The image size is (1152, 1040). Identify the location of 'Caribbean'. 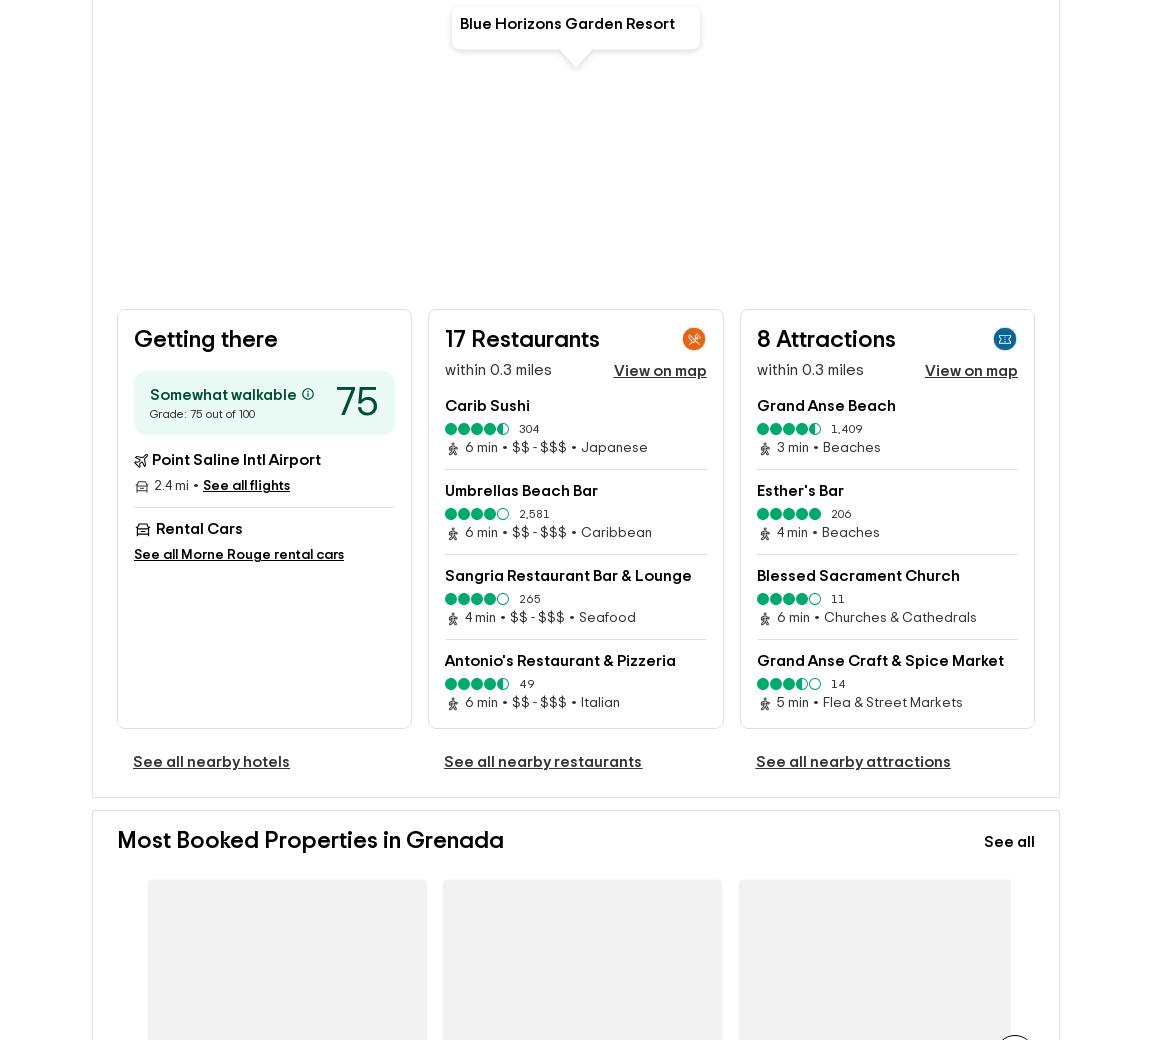
(615, 535).